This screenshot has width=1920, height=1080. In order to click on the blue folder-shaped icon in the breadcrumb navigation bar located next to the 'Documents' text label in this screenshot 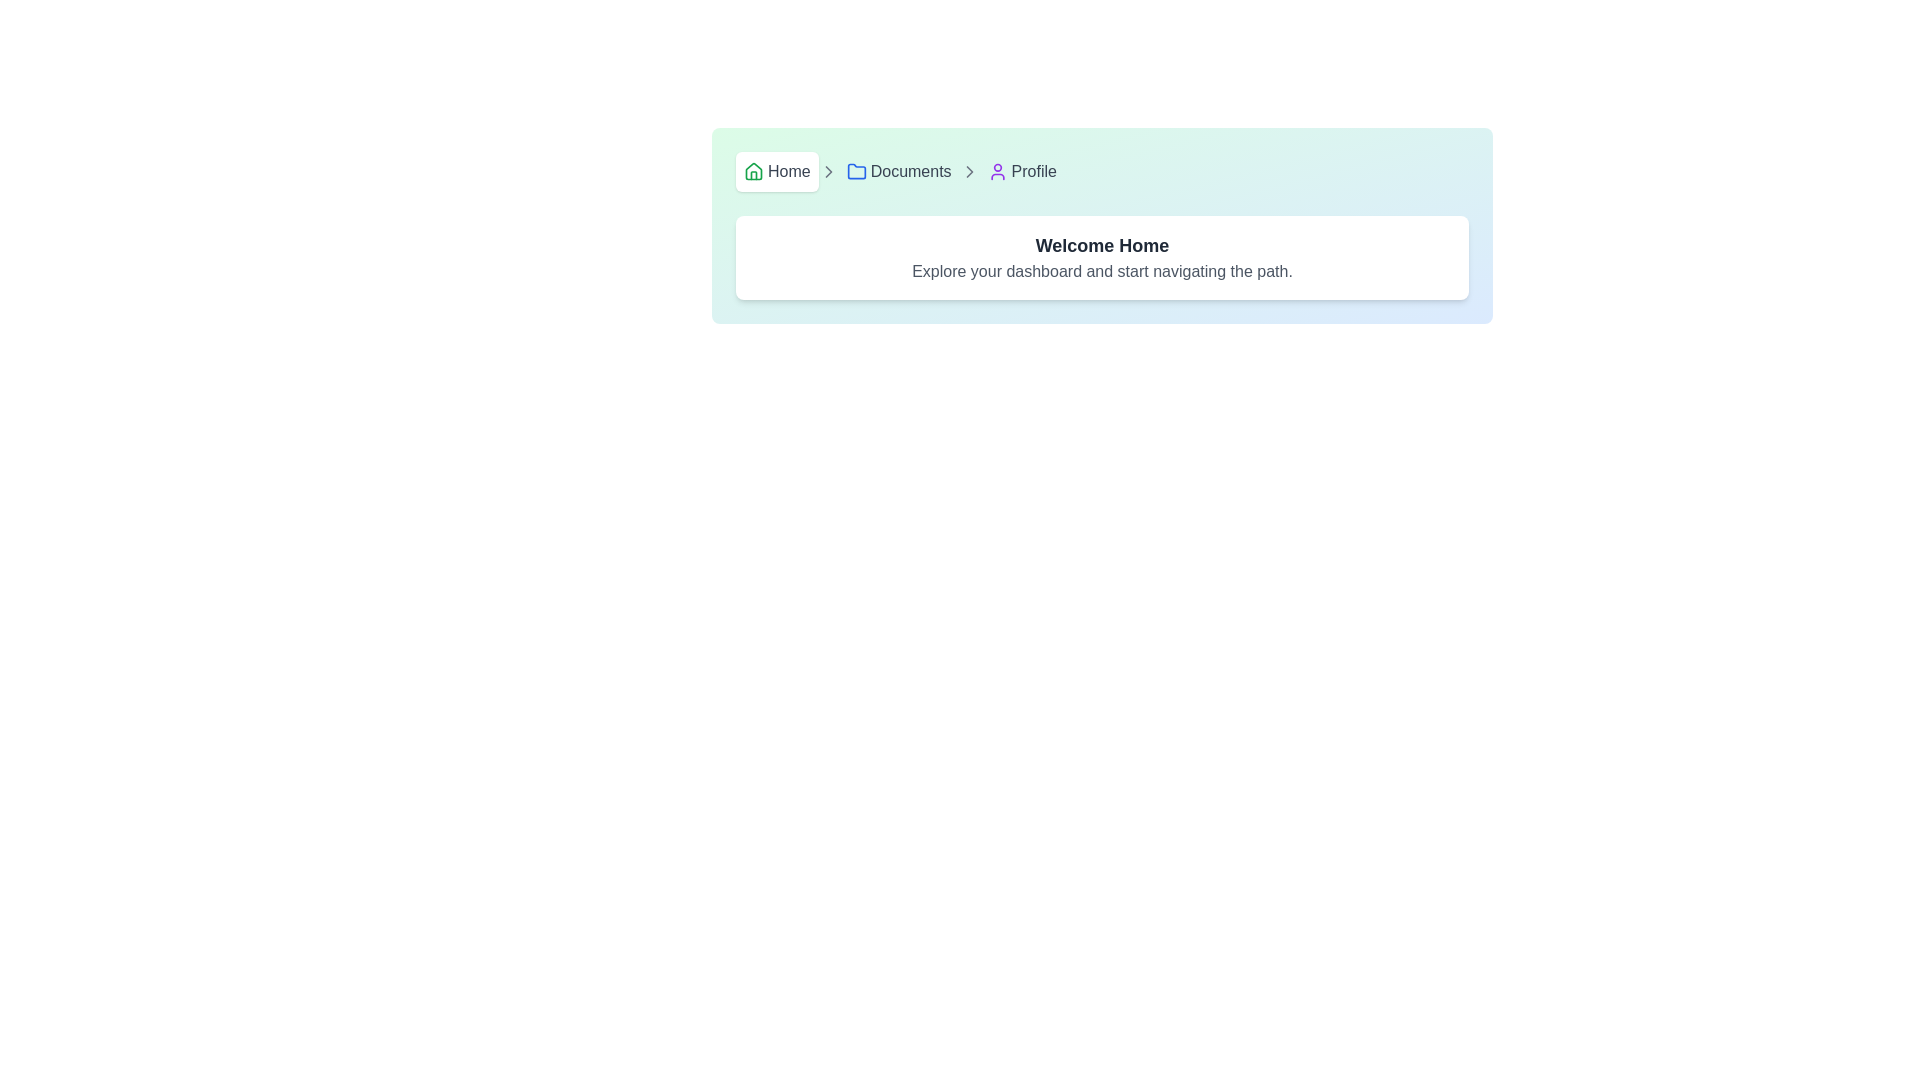, I will do `click(856, 171)`.